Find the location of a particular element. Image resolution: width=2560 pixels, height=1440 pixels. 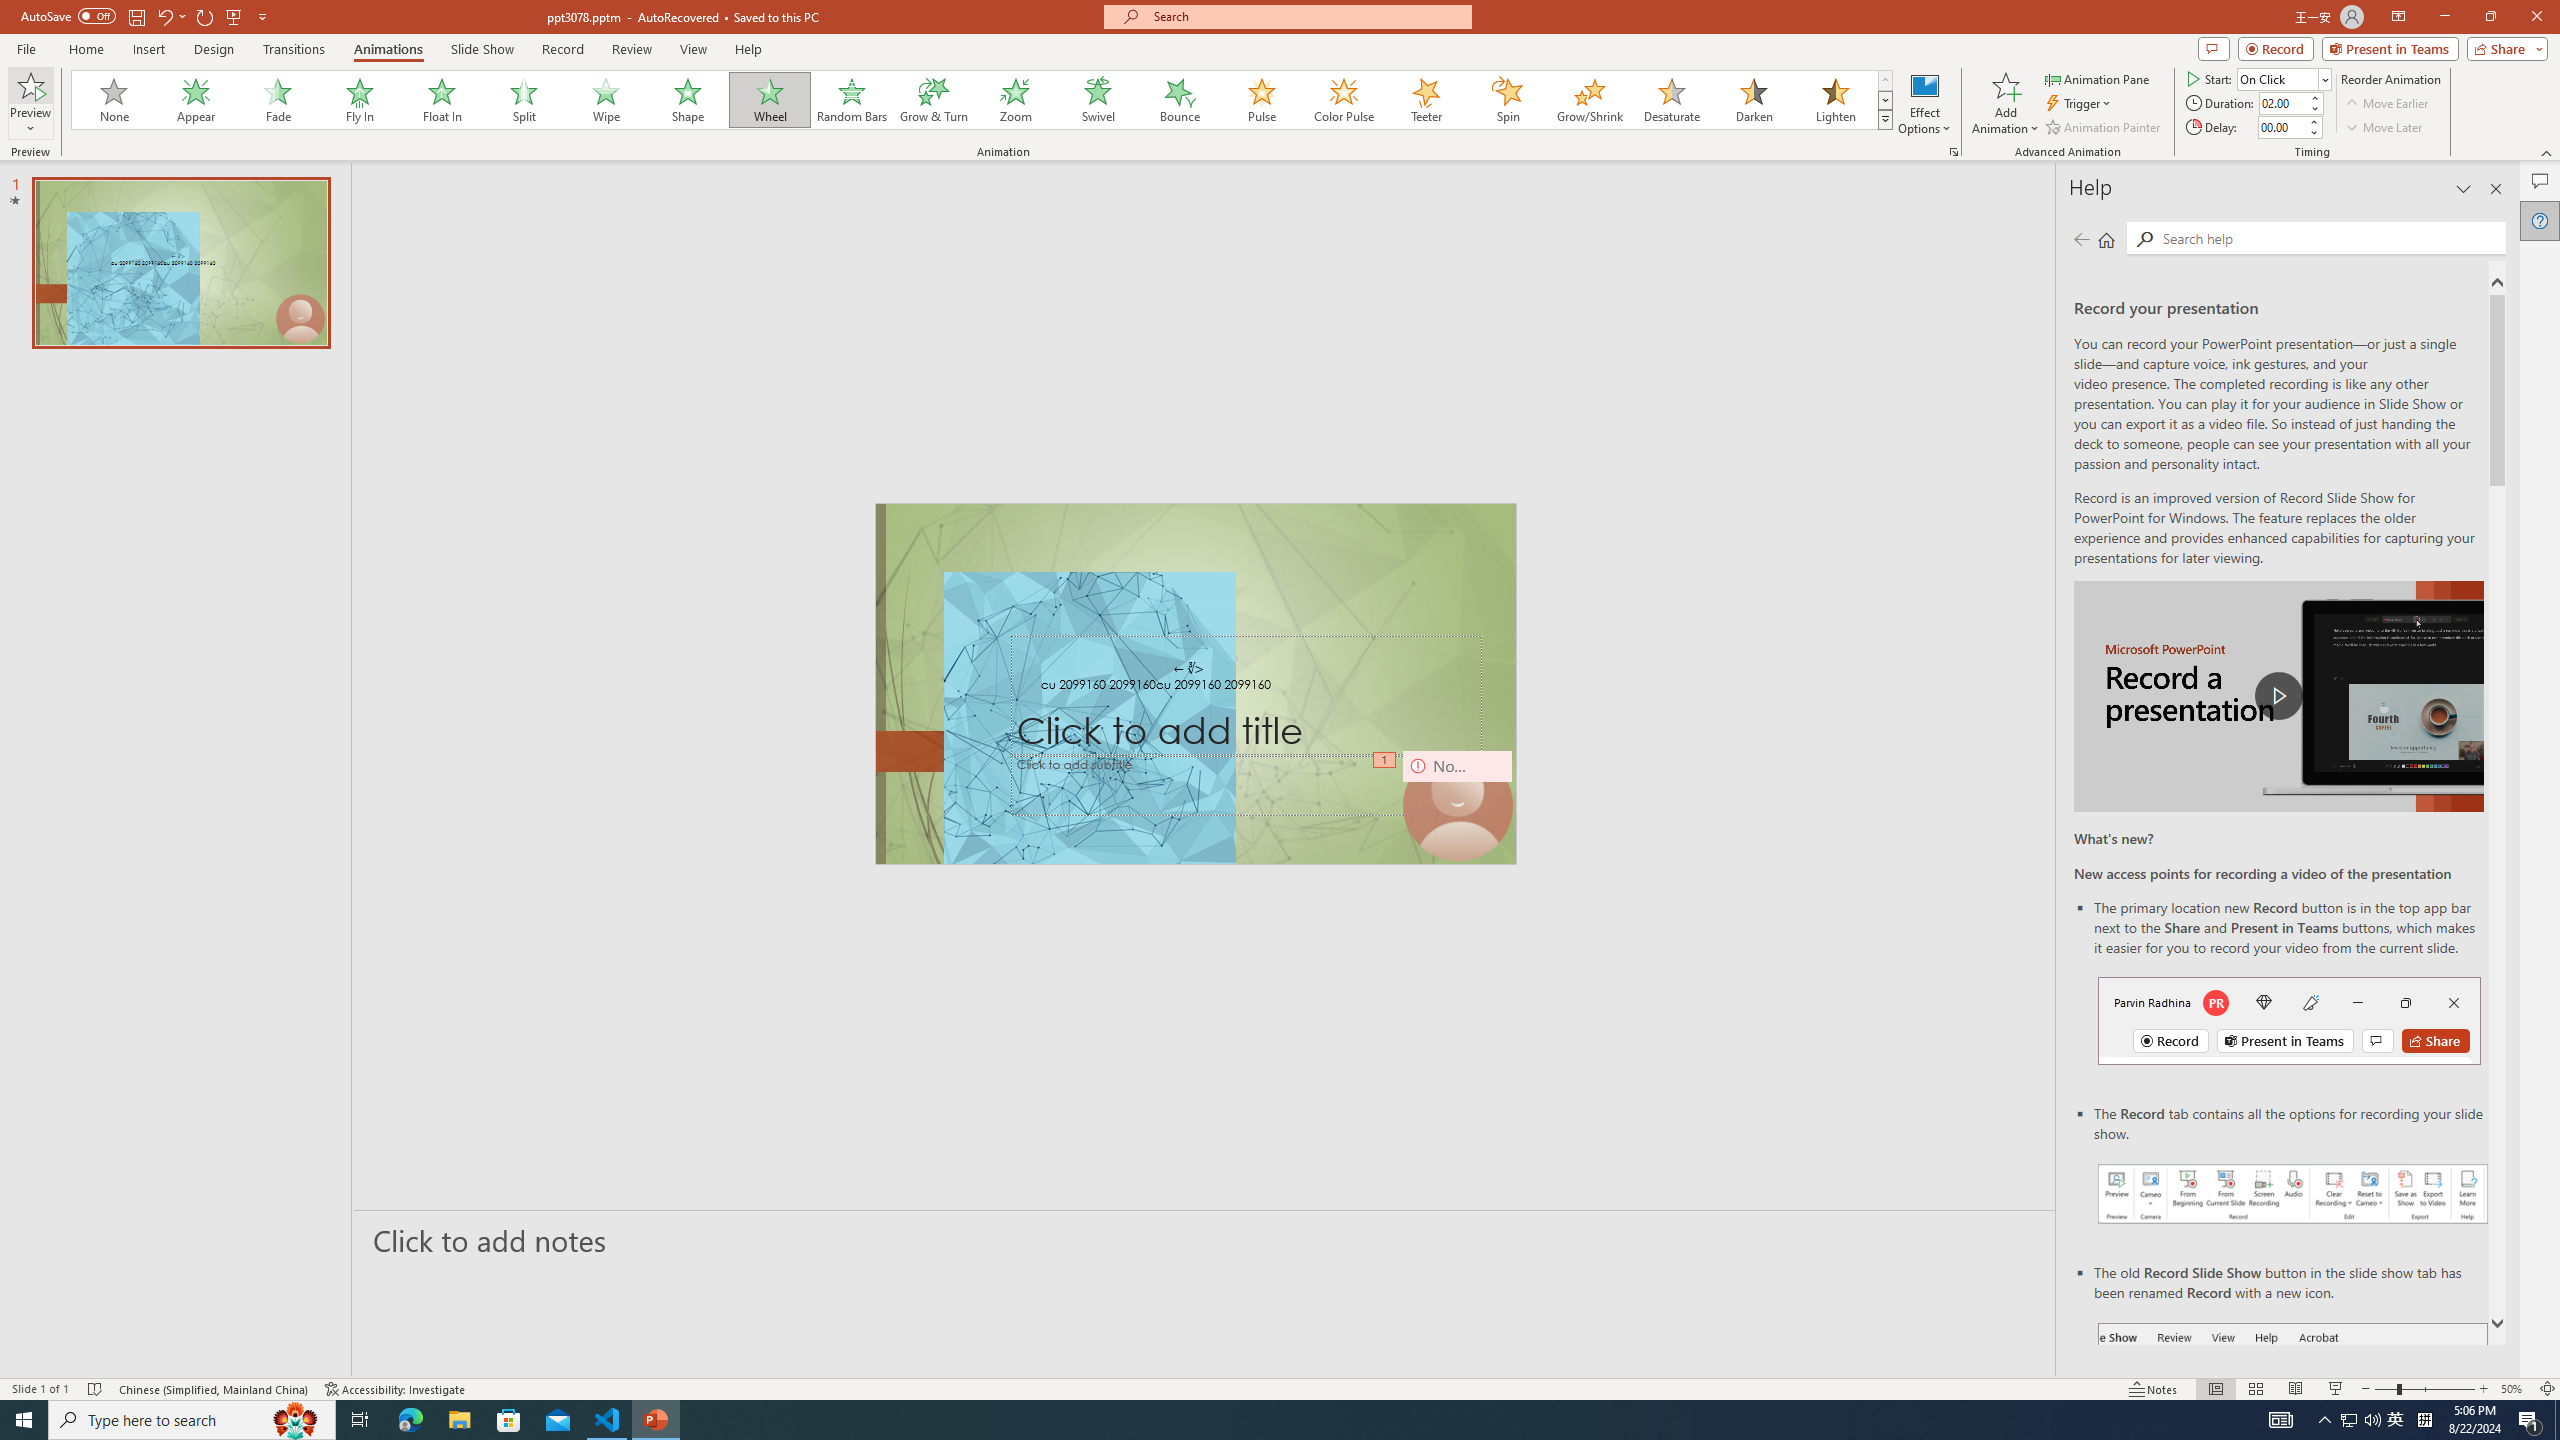

'Split' is located at coordinates (523, 99).